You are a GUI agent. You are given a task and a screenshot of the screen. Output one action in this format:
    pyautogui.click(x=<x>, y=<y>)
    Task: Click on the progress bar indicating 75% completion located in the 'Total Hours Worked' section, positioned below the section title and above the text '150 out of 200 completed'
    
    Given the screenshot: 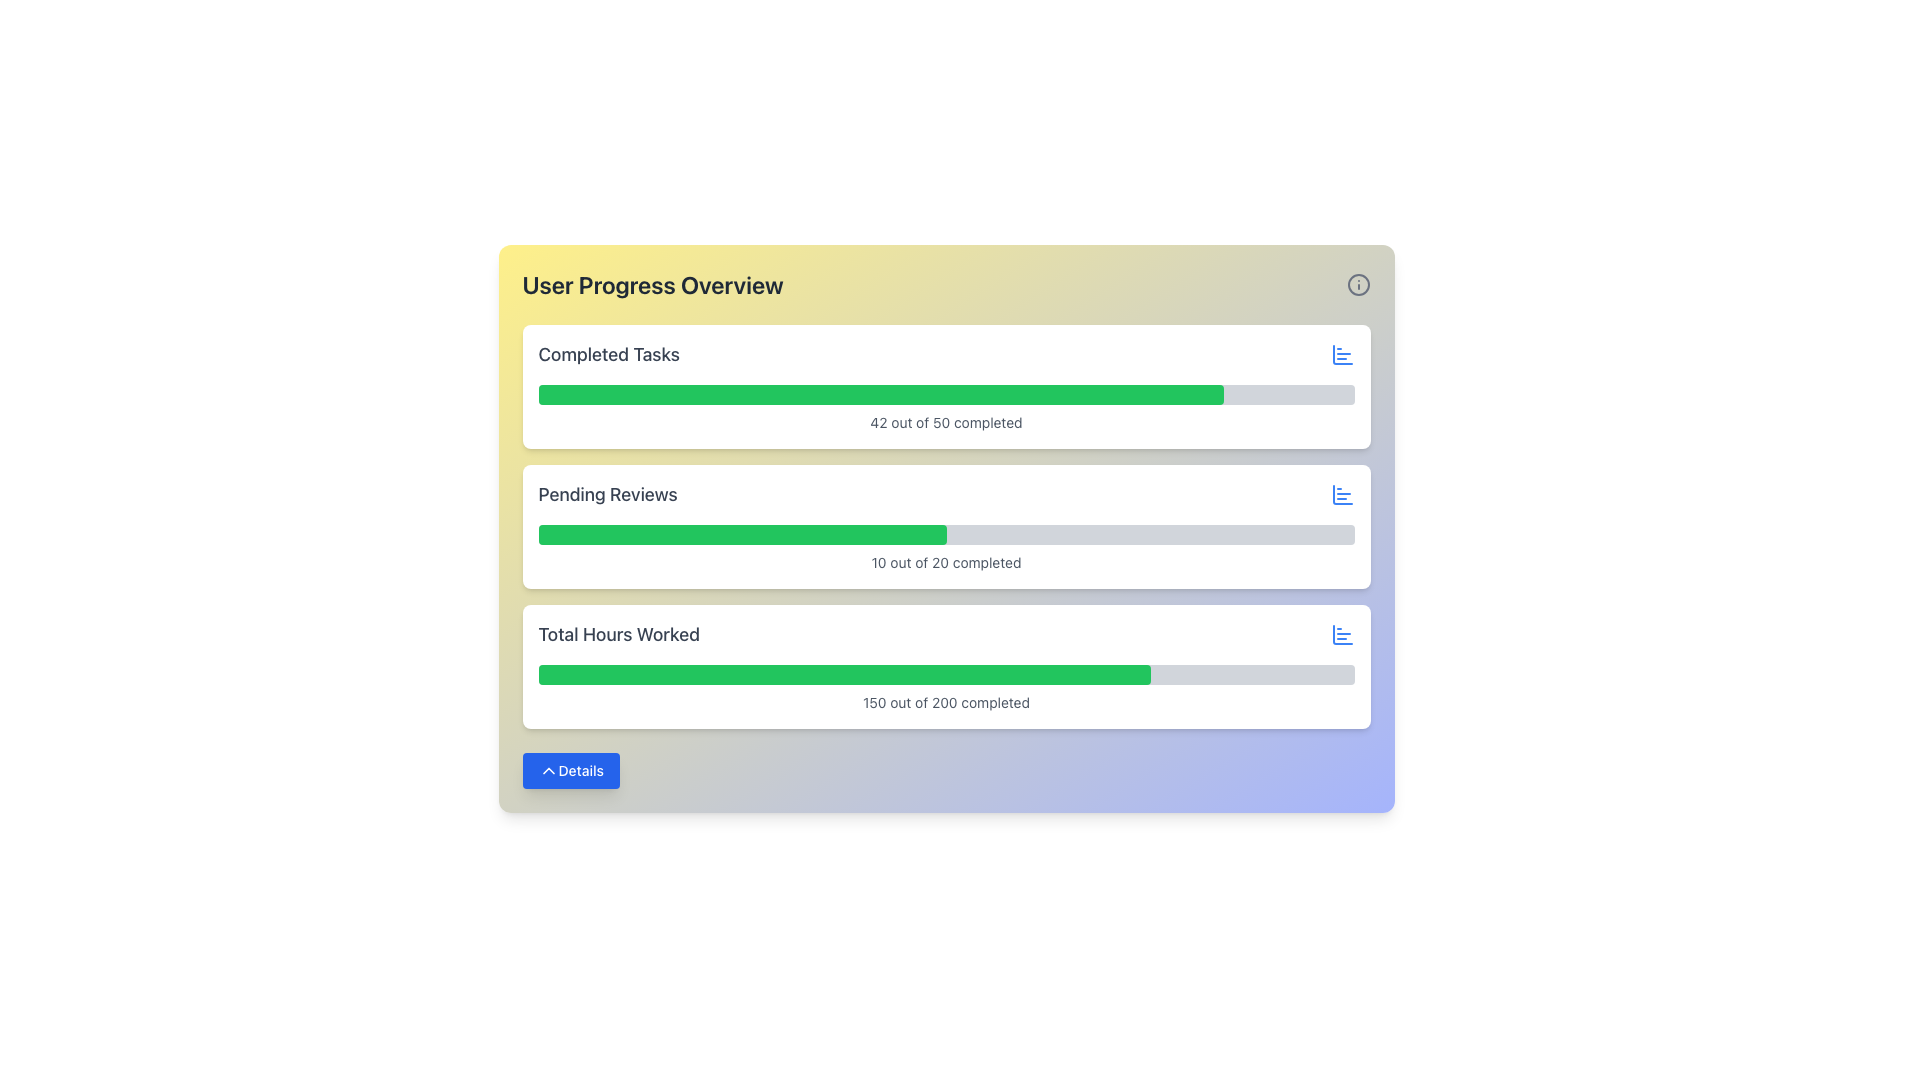 What is the action you would take?
    pyautogui.click(x=945, y=675)
    